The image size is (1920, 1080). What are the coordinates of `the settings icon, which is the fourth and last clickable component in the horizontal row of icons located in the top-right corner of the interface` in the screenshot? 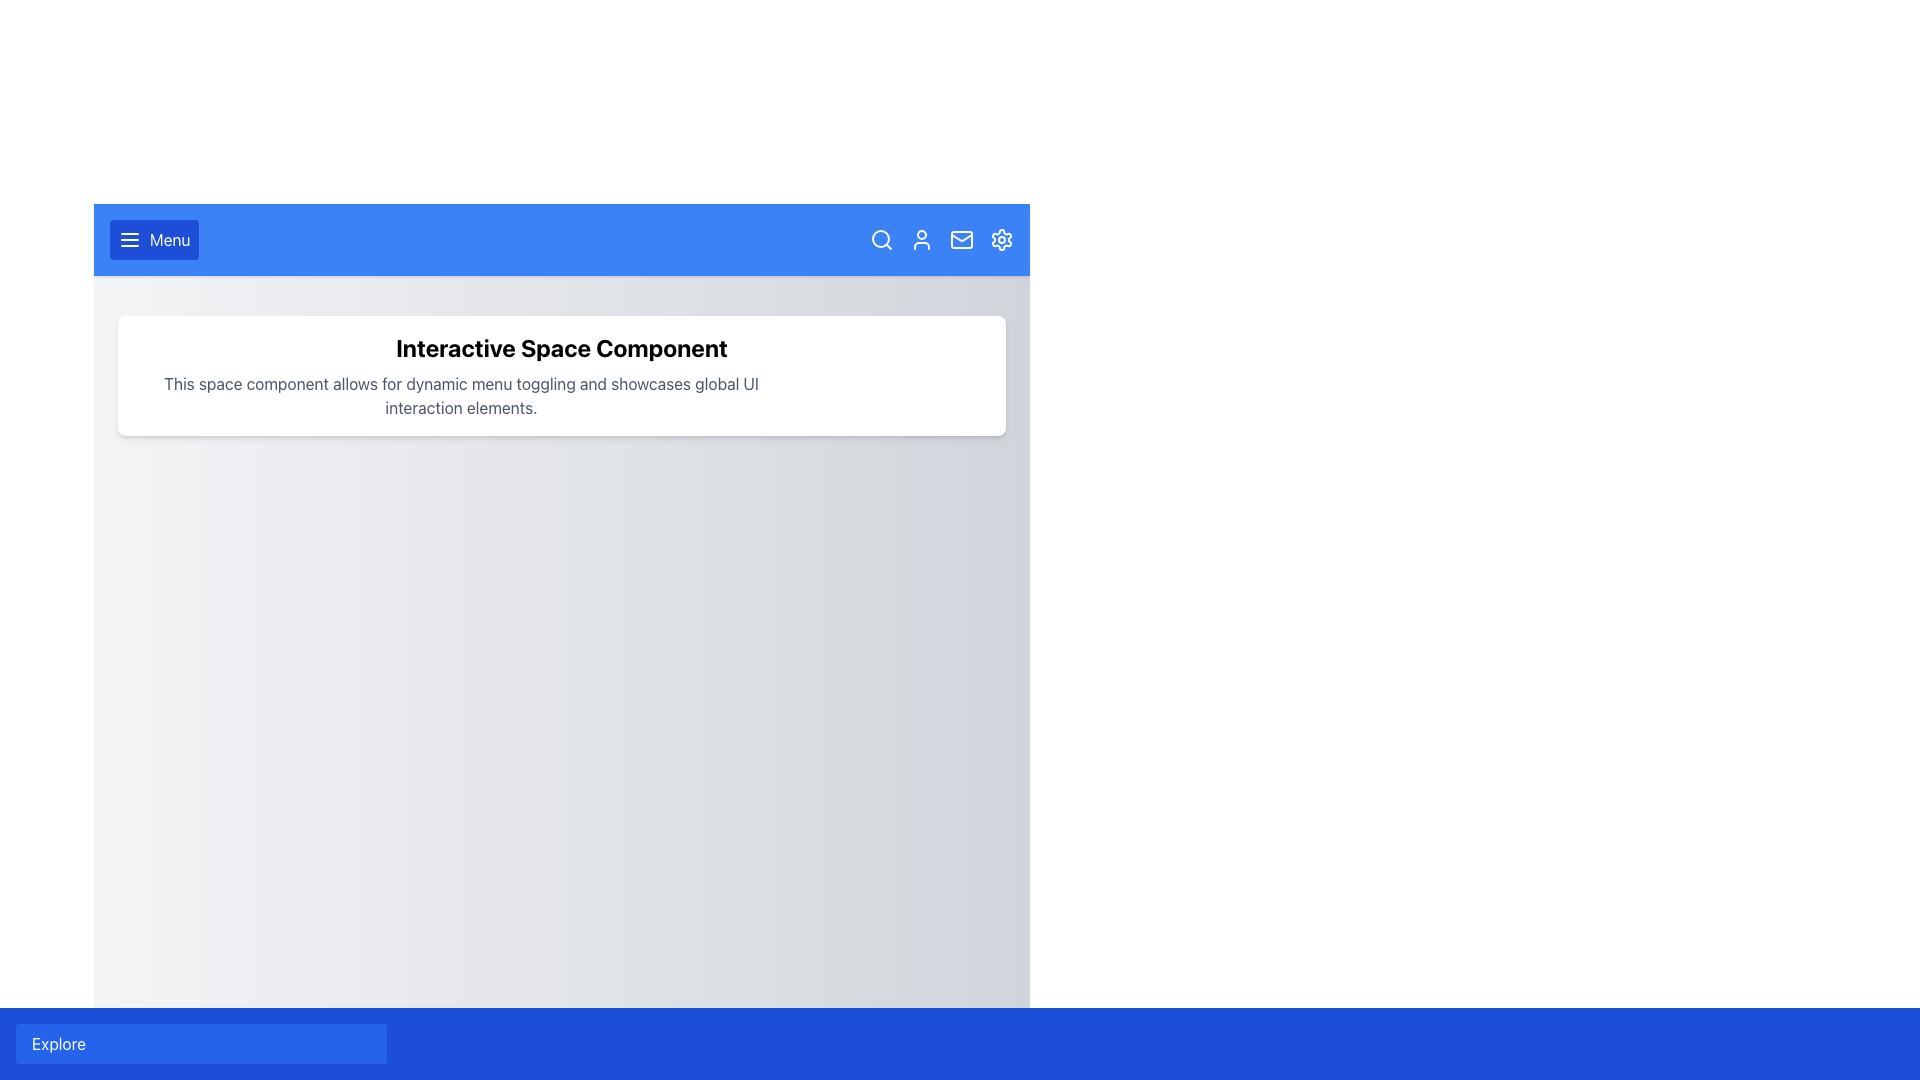 It's located at (1002, 238).